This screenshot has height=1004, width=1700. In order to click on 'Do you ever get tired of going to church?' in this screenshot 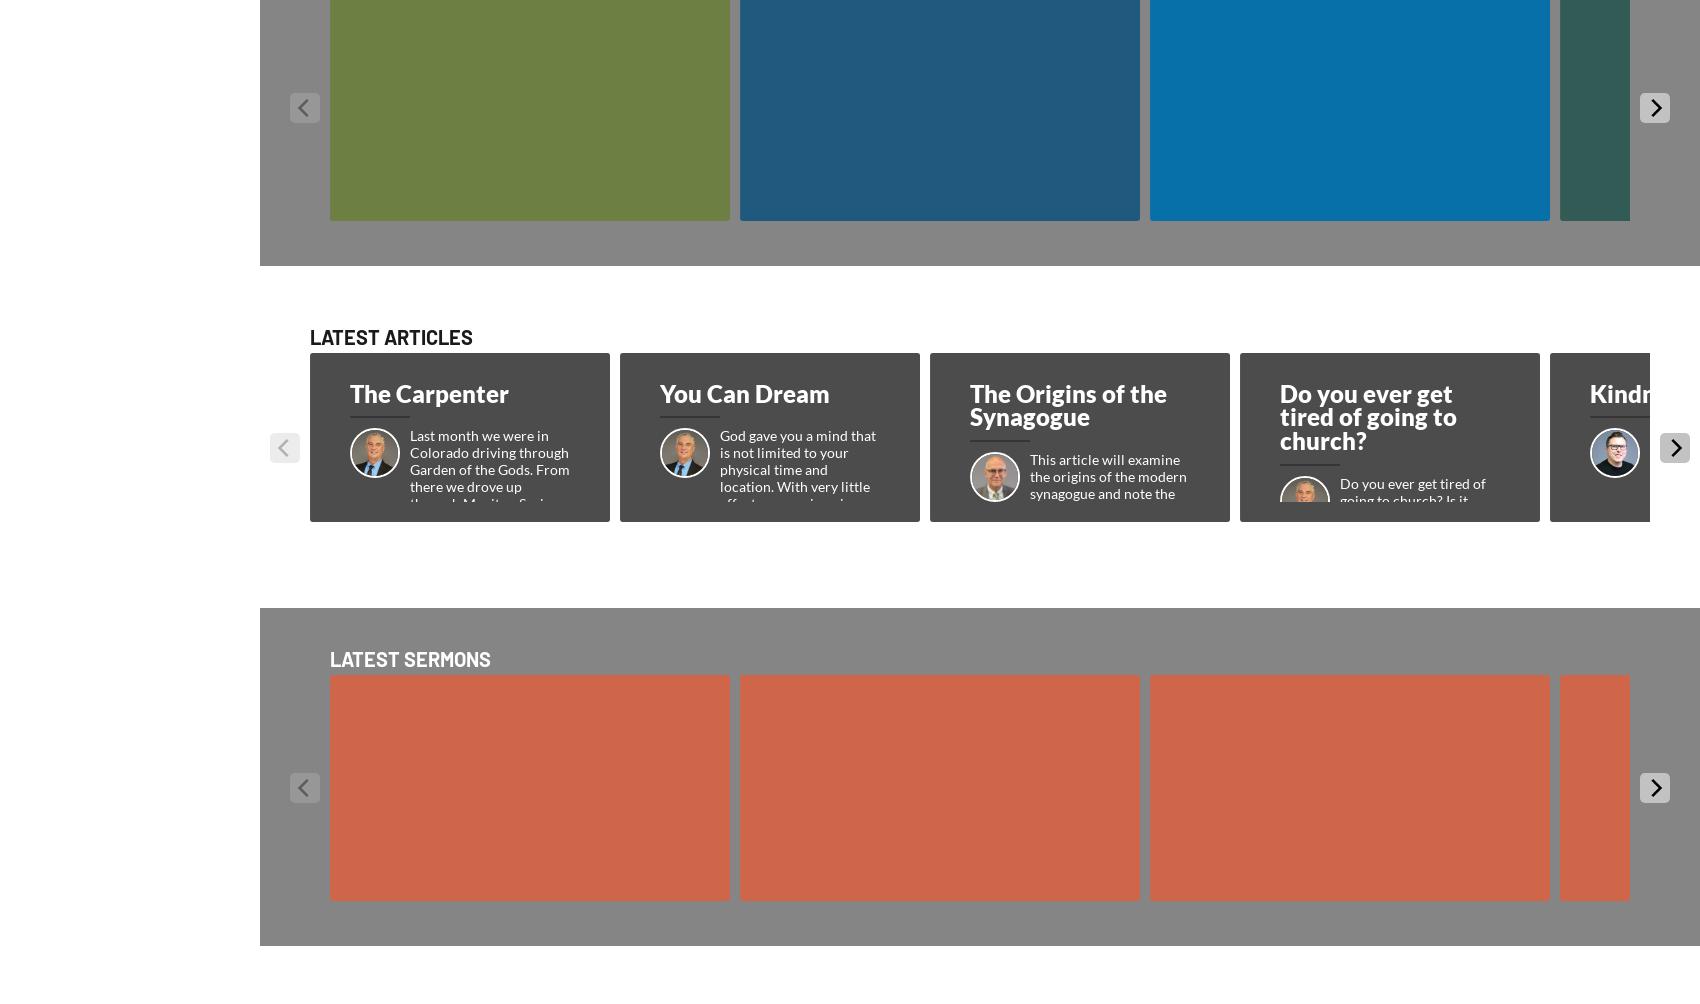, I will do `click(1279, 415)`.